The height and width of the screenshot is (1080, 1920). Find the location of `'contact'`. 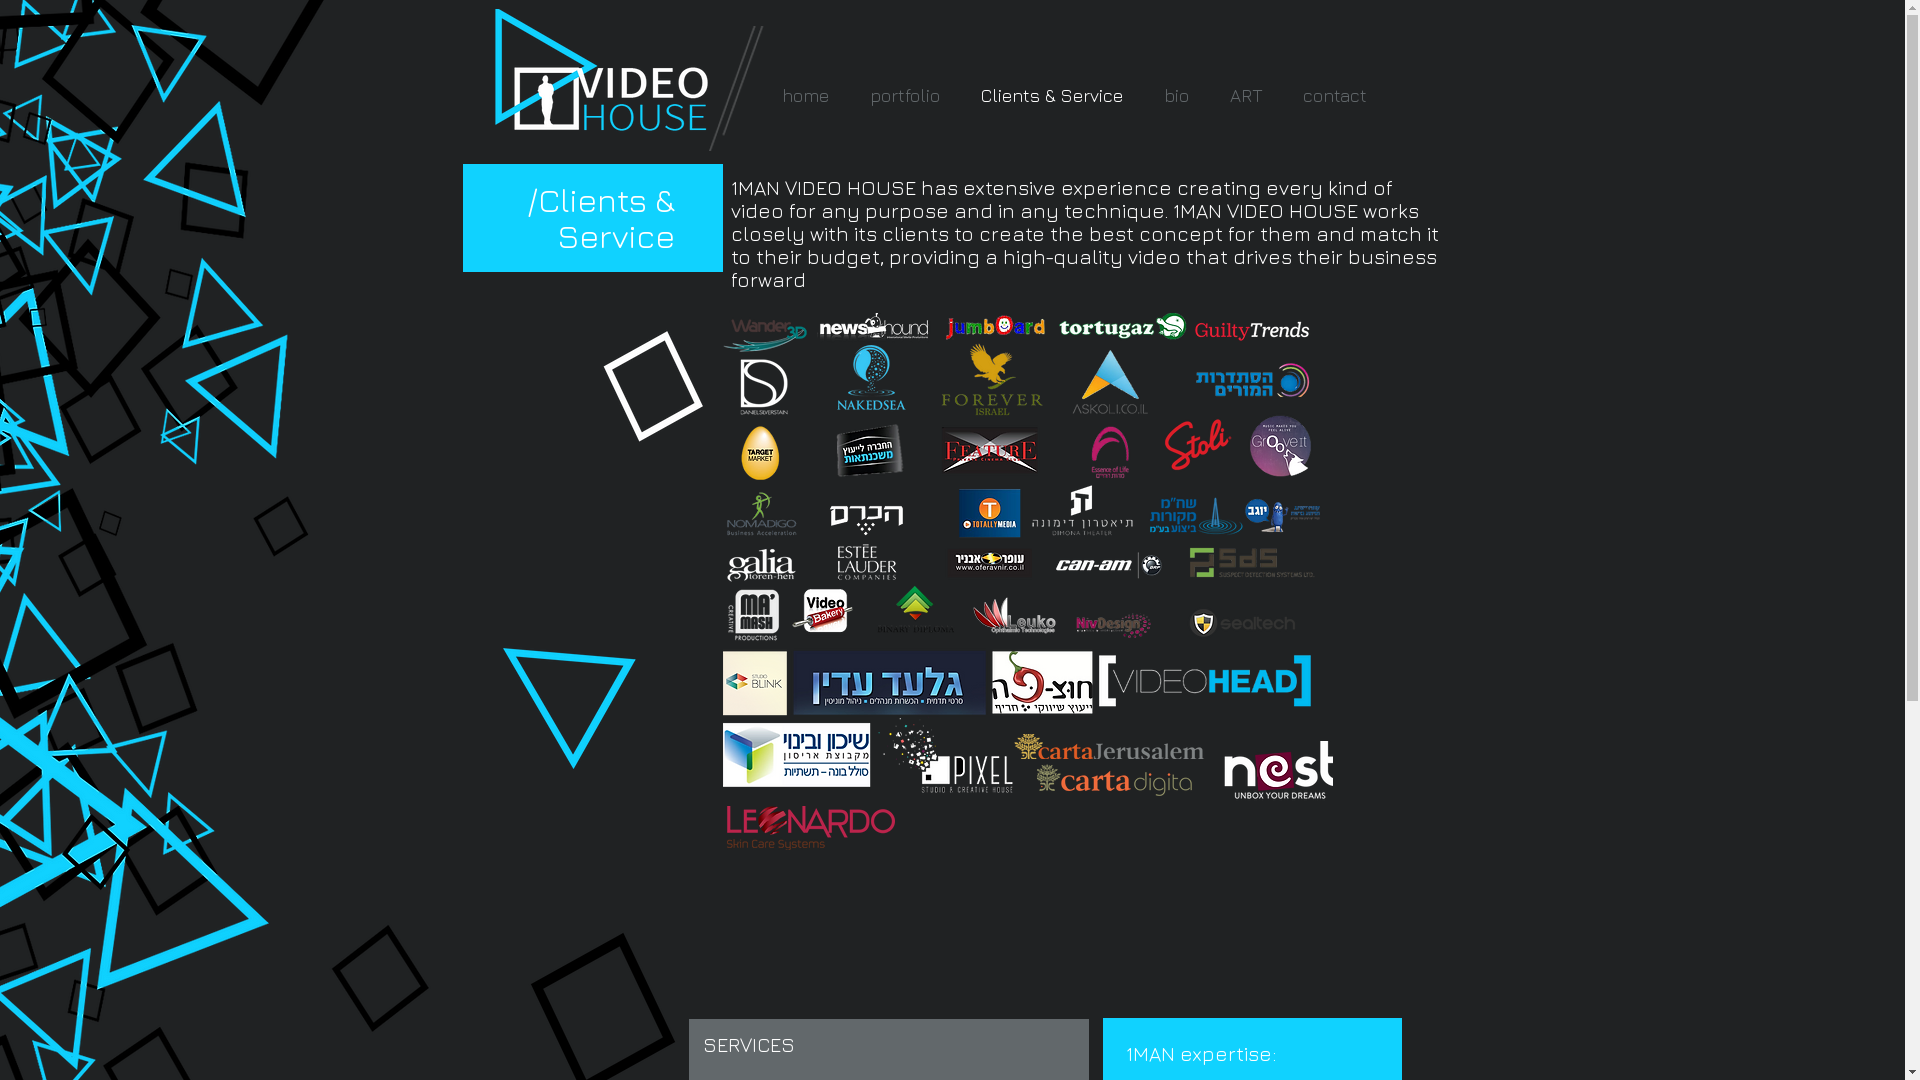

'contact' is located at coordinates (1334, 95).